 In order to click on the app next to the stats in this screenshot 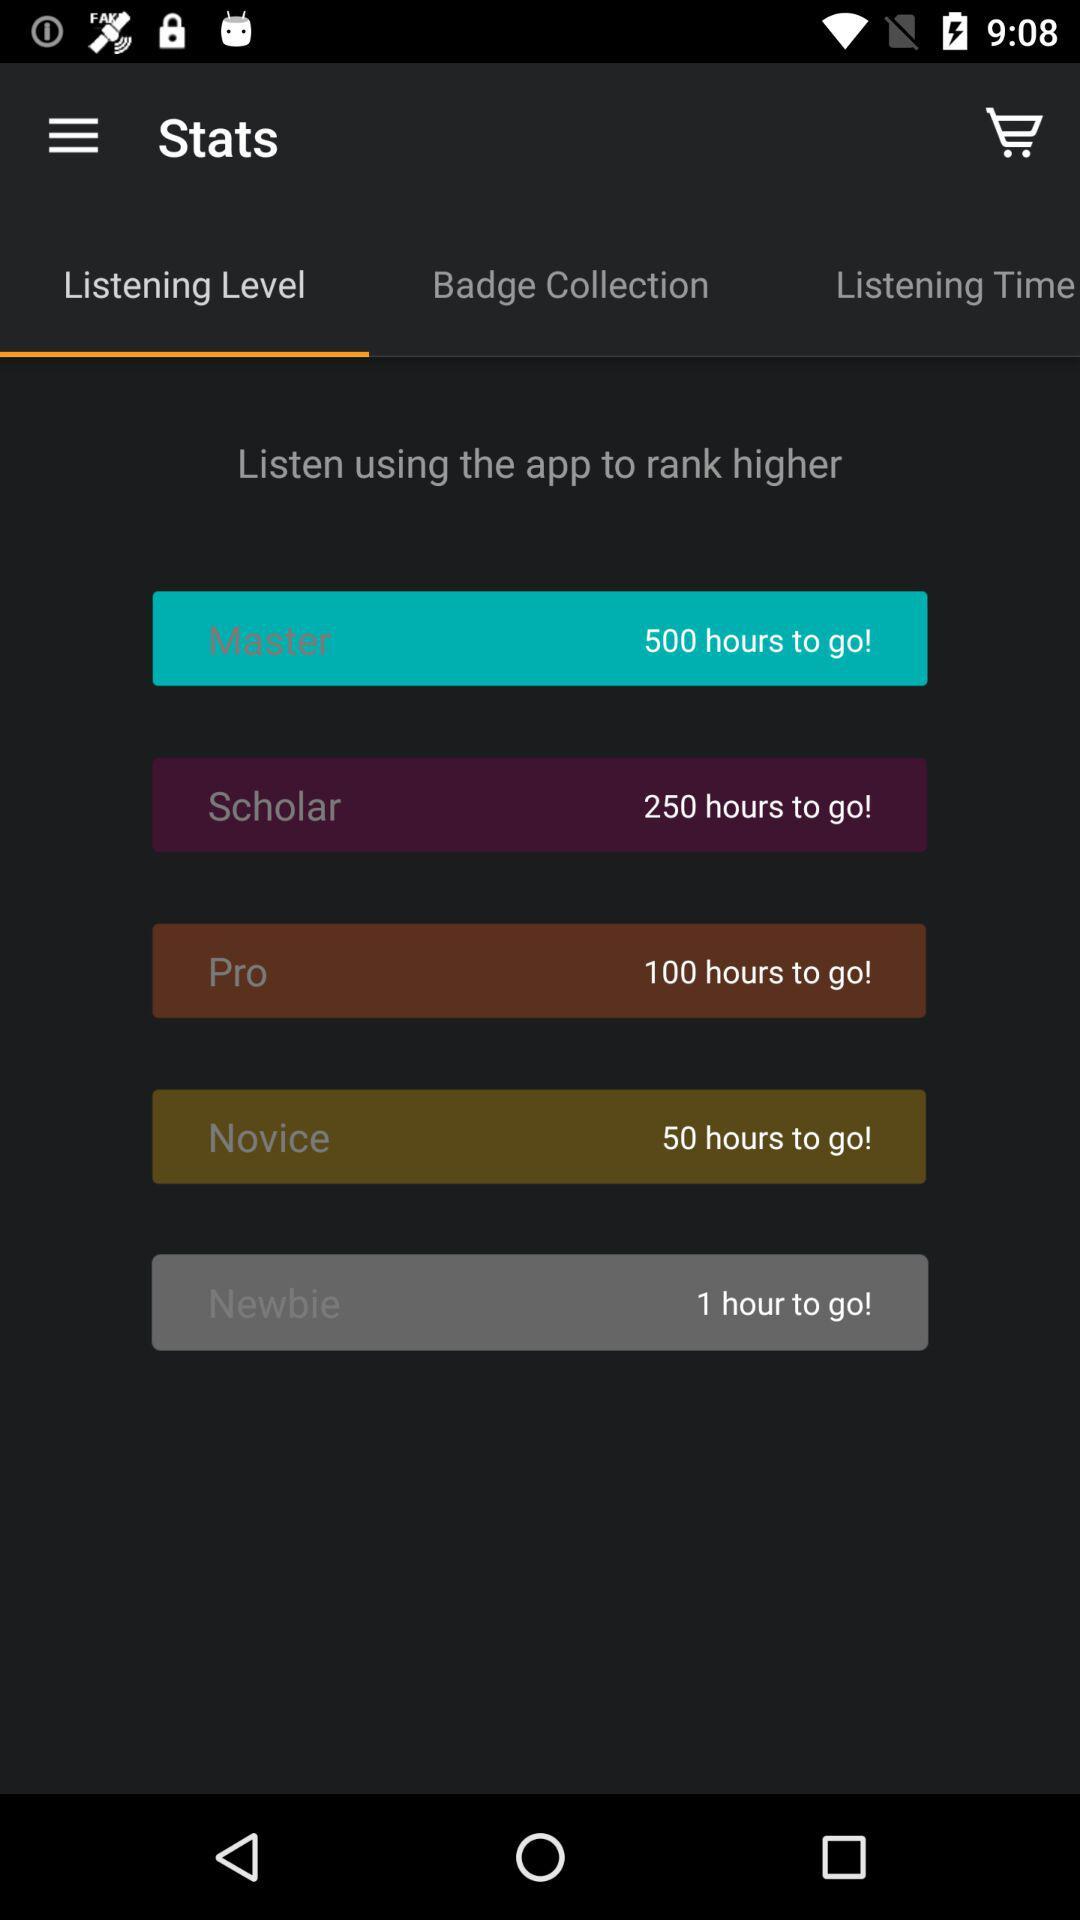, I will do `click(72, 135)`.